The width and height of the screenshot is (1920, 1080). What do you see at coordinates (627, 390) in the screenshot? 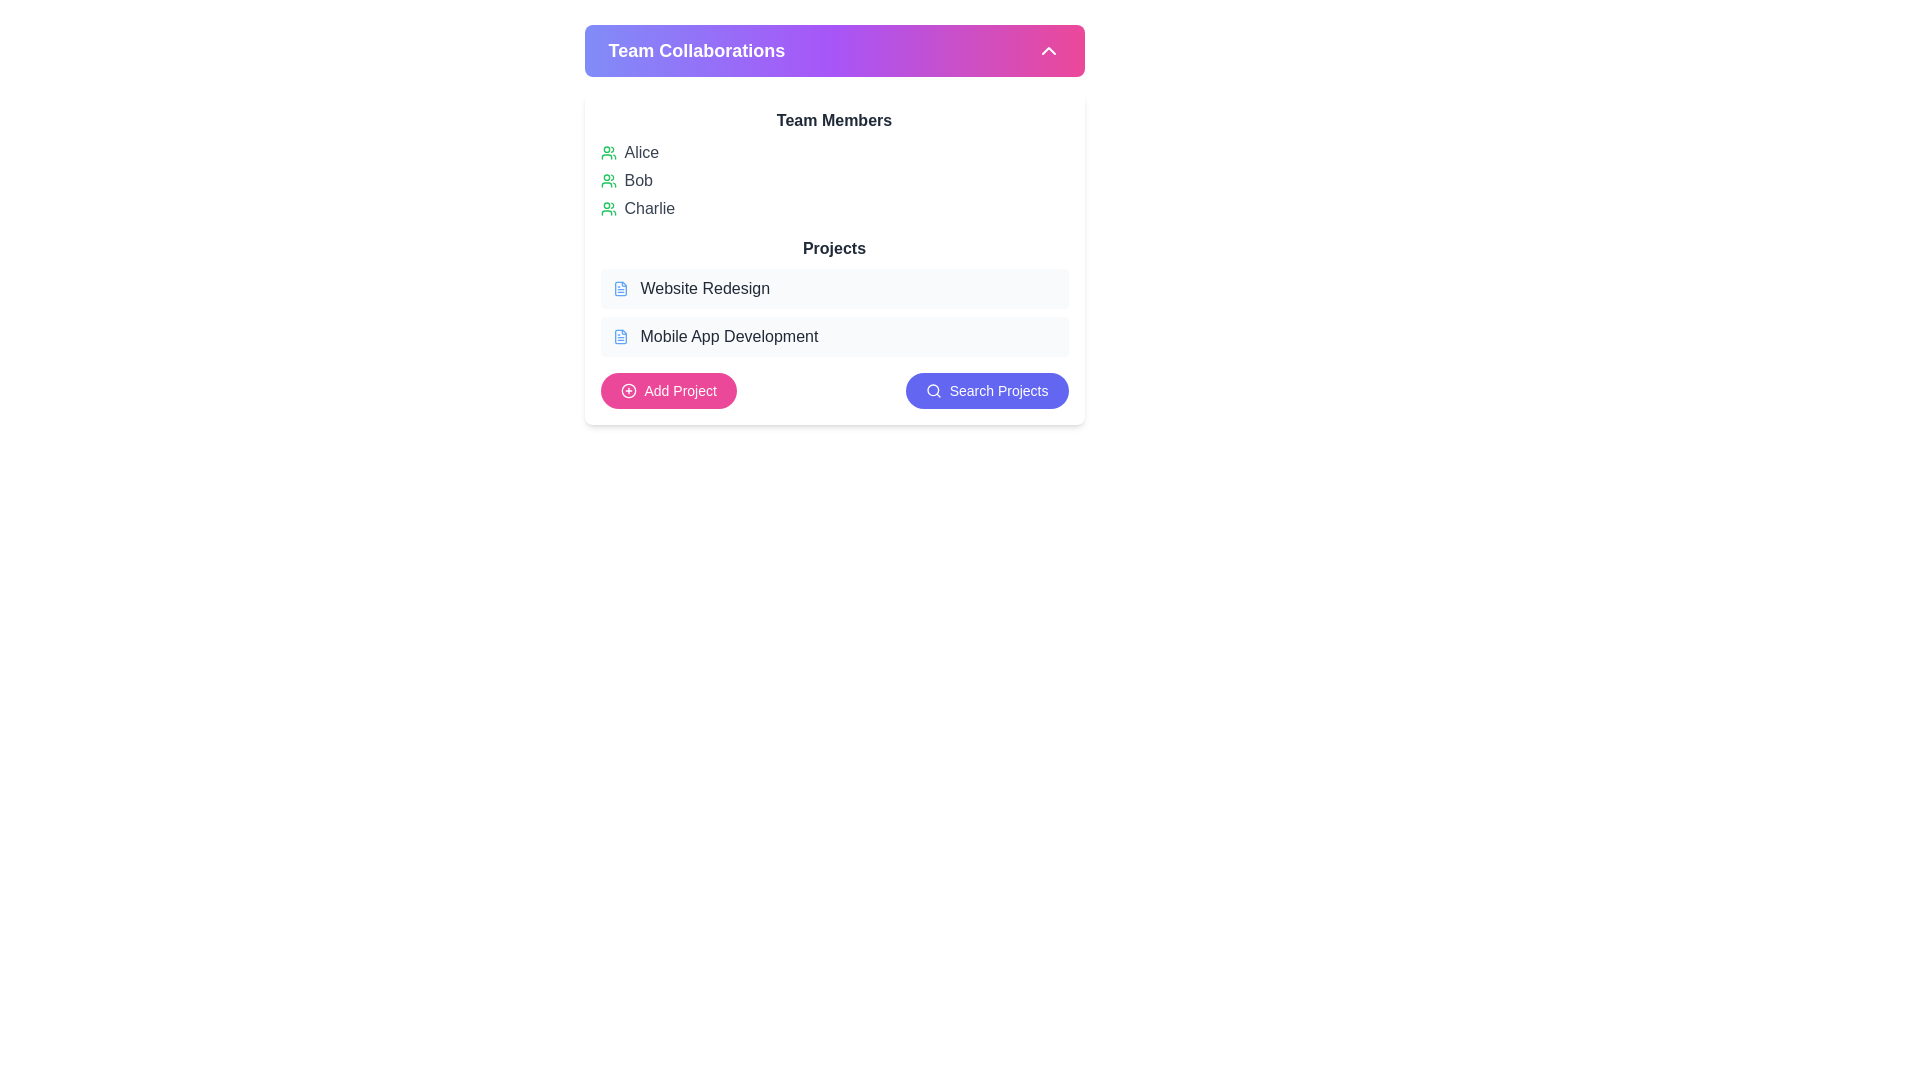
I see `the circular plus icon with a pink background located within the 'Add Project' button, which is positioned` at bounding box center [627, 390].